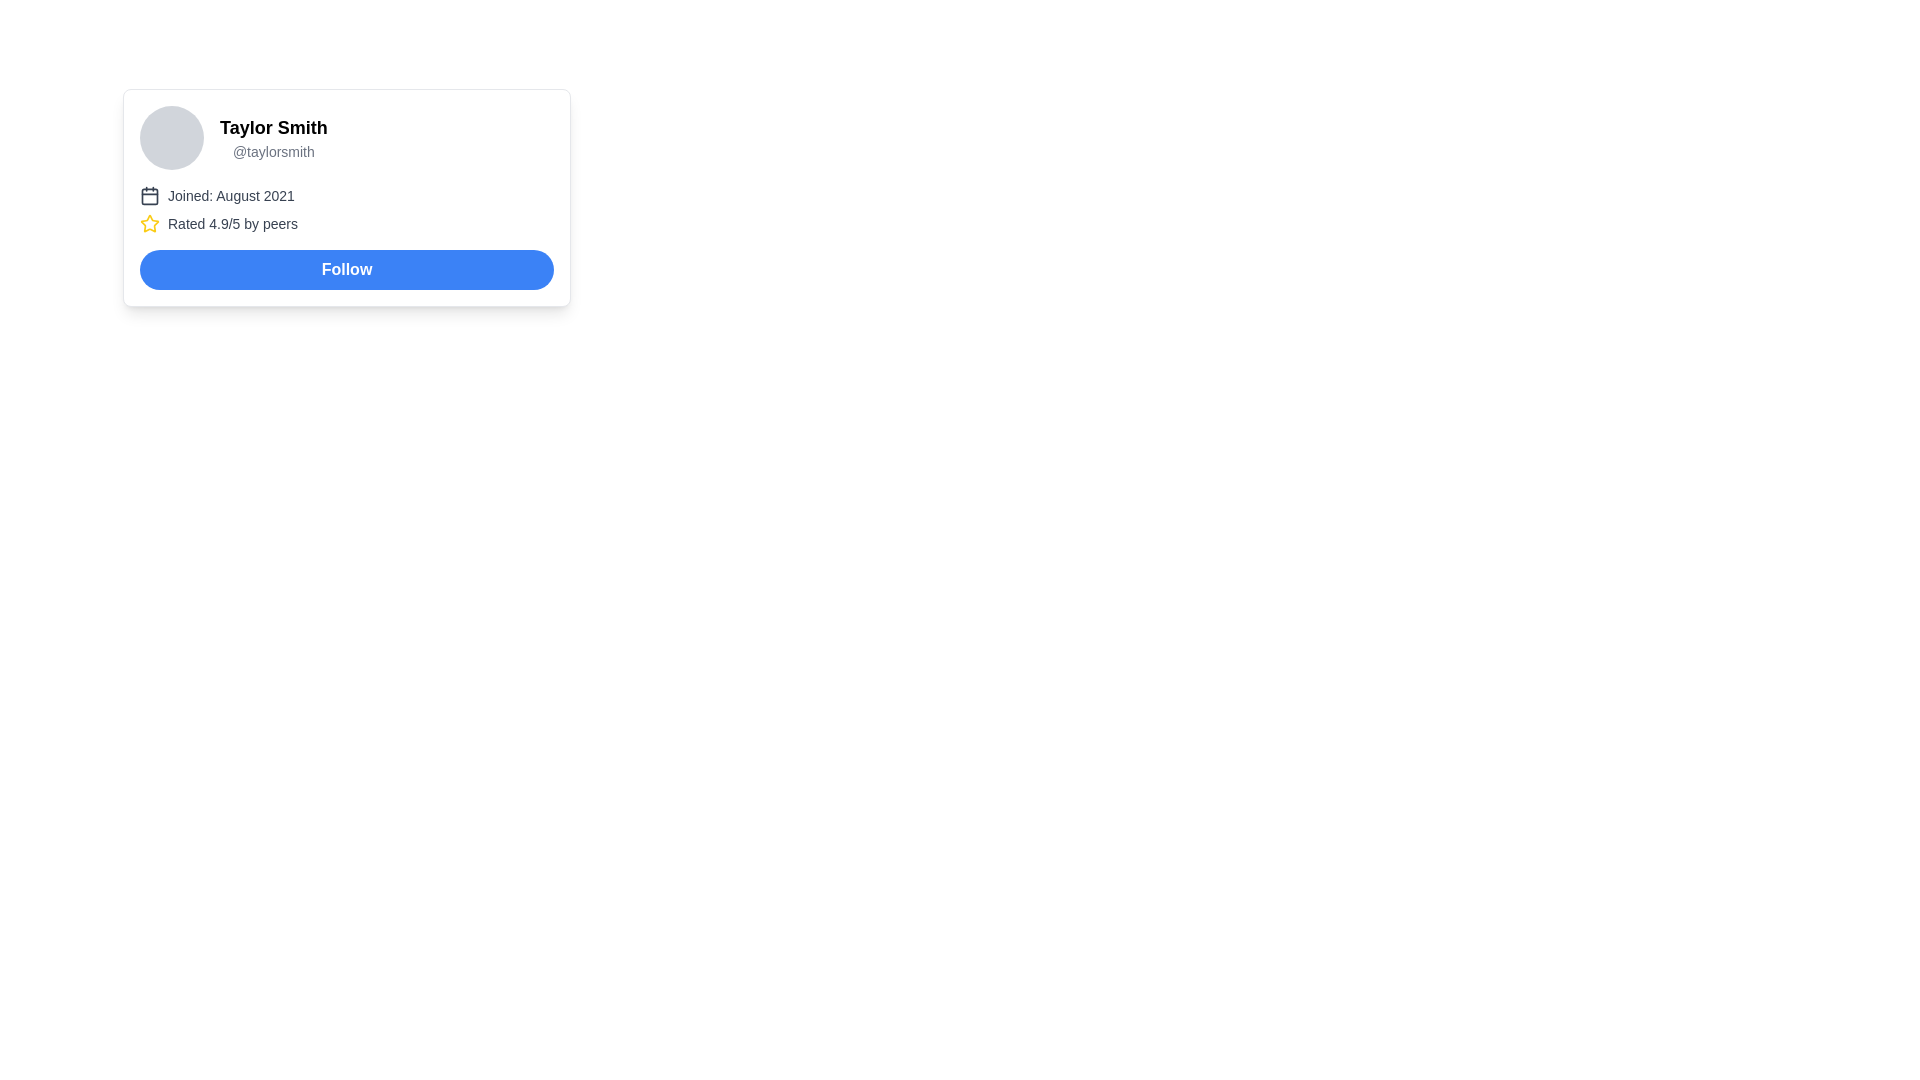 The image size is (1920, 1080). Describe the element at coordinates (148, 223) in the screenshot. I see `the star icon located in the bottom-left section of the user information card, positioned to the left of the text 'Rated 4.9/5 by peers'` at that location.